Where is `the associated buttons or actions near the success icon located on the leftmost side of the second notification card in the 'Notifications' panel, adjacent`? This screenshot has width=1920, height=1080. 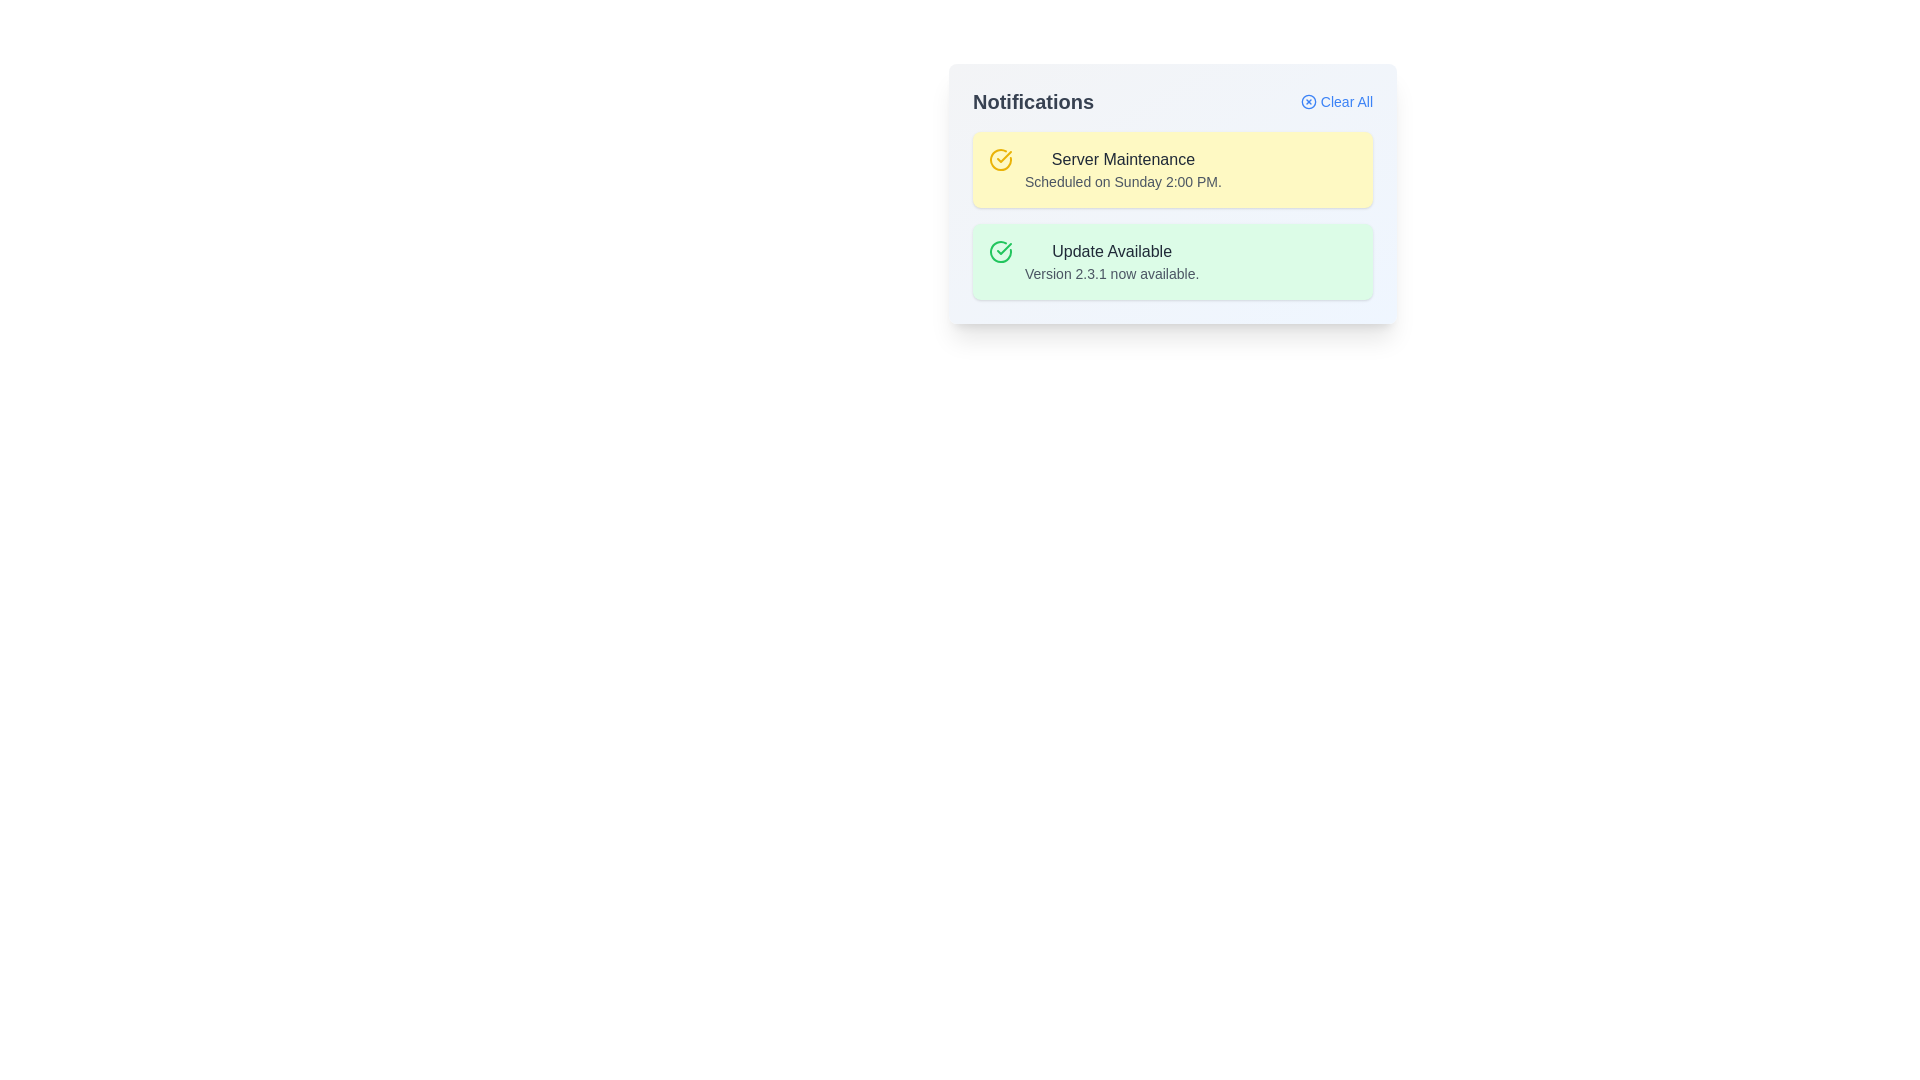
the associated buttons or actions near the success icon located on the leftmost side of the second notification card in the 'Notifications' panel, adjacent is located at coordinates (1001, 250).